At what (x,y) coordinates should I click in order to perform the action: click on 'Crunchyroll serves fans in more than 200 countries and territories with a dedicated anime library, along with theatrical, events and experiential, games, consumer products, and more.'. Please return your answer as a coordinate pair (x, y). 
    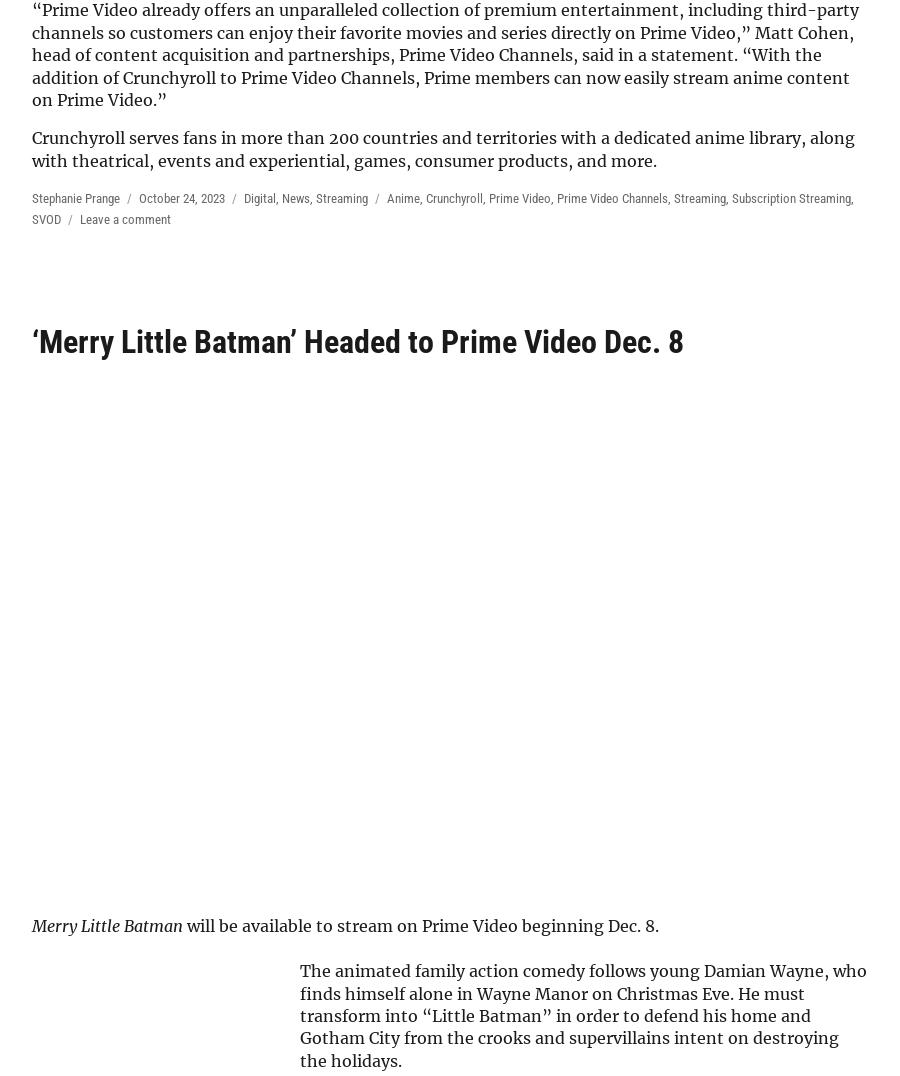
    Looking at the image, I should click on (443, 149).